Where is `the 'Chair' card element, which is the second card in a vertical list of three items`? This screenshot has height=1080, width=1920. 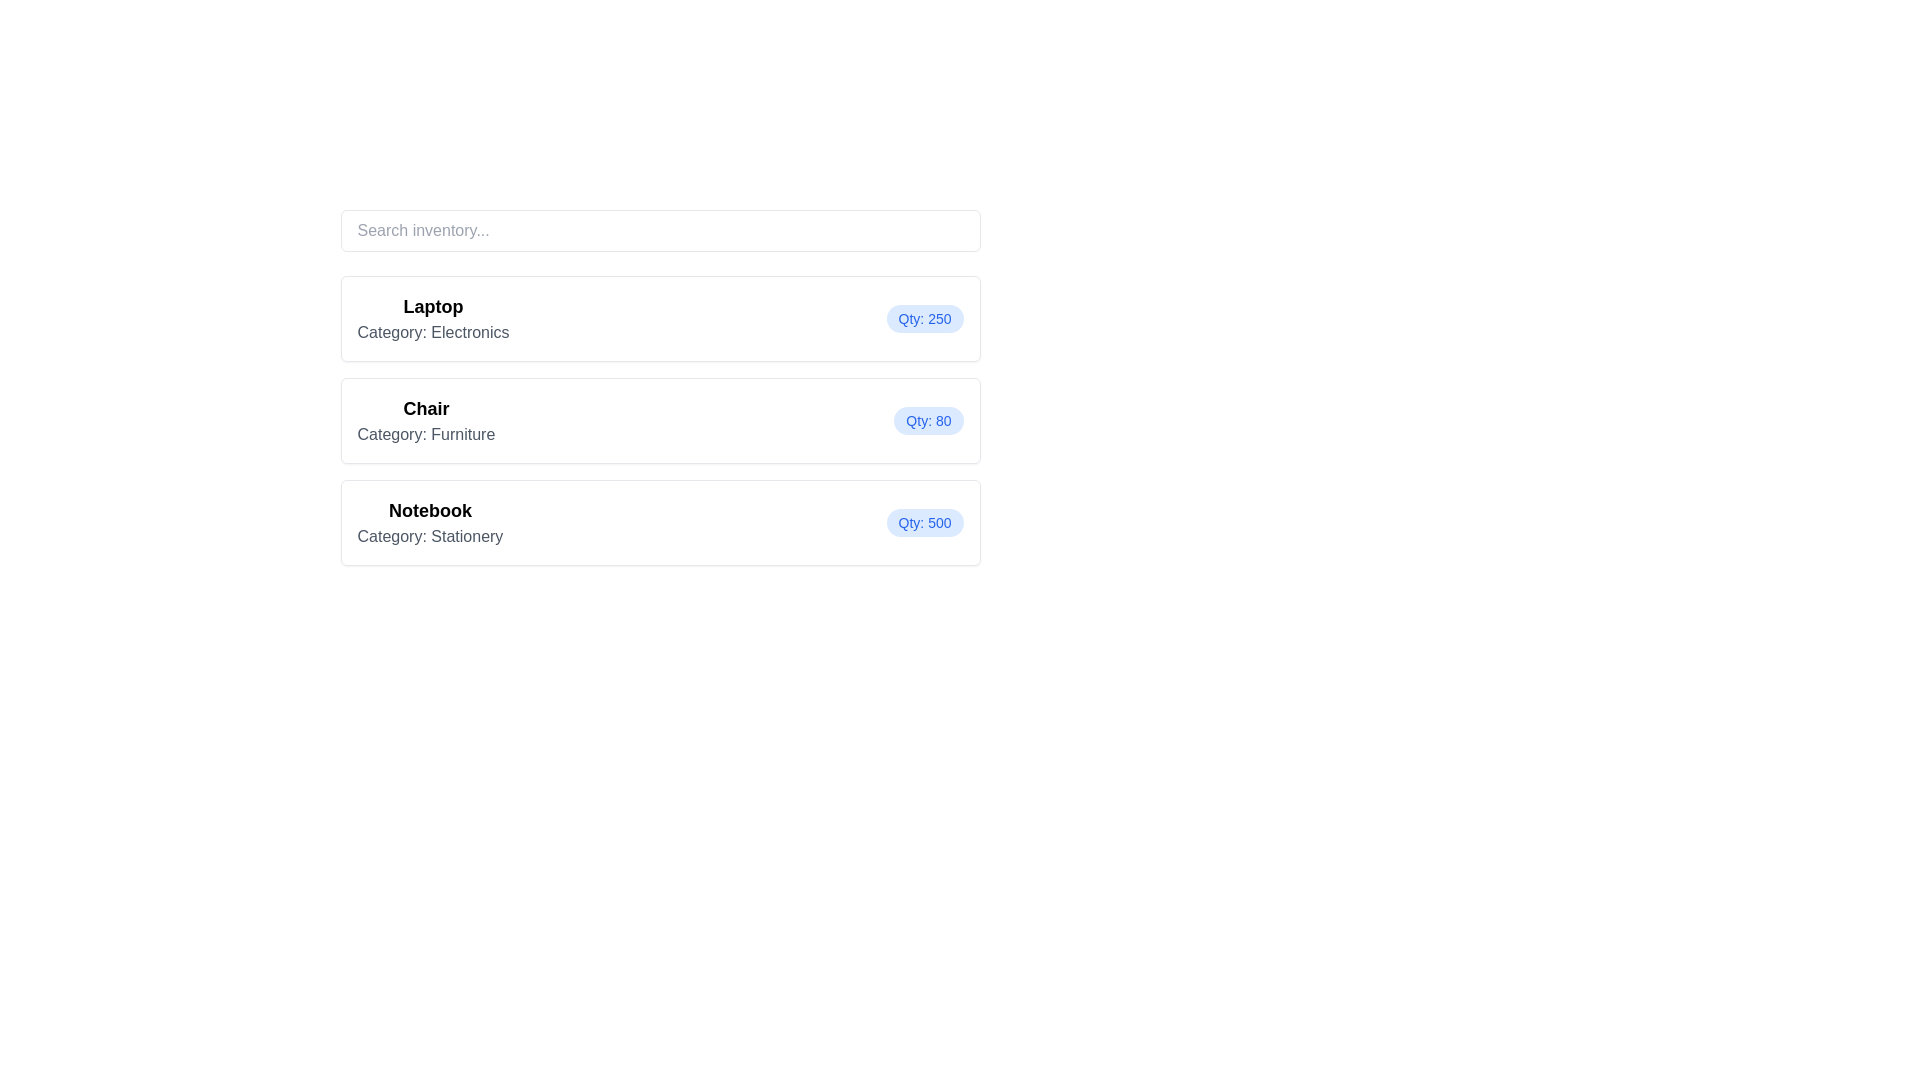
the 'Chair' card element, which is the second card in a vertical list of three items is located at coordinates (660, 388).